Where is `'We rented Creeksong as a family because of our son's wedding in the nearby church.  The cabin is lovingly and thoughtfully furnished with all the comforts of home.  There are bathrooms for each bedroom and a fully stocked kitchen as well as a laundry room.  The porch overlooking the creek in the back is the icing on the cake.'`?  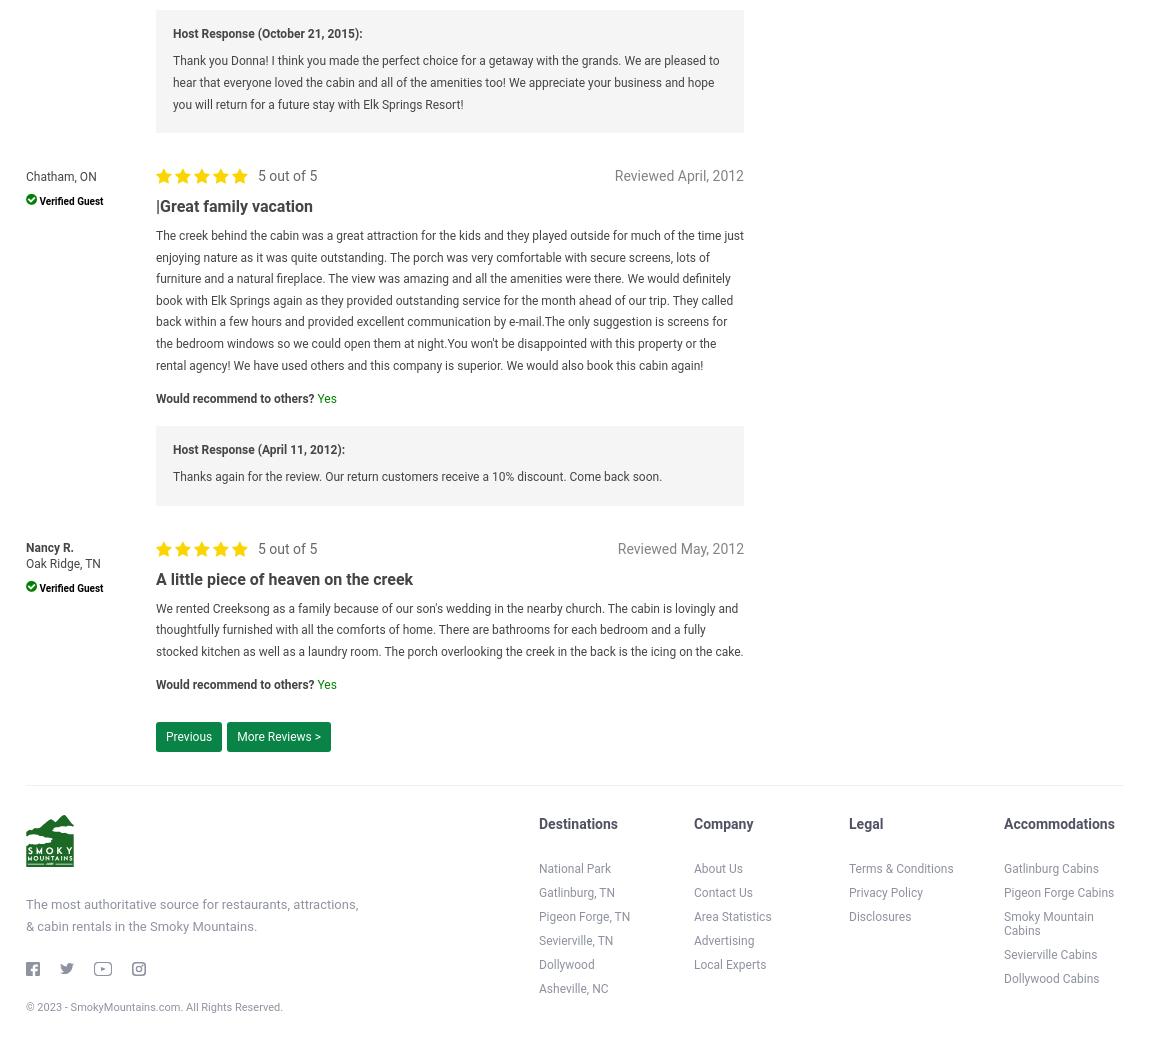 'We rented Creeksong as a family because of our son's wedding in the nearby church.  The cabin is lovingly and thoughtfully furnished with all the comforts of home.  There are bathrooms for each bedroom and a fully stocked kitchen as well as a laundry room.  The porch overlooking the creek in the back is the icing on the cake.' is located at coordinates (449, 629).